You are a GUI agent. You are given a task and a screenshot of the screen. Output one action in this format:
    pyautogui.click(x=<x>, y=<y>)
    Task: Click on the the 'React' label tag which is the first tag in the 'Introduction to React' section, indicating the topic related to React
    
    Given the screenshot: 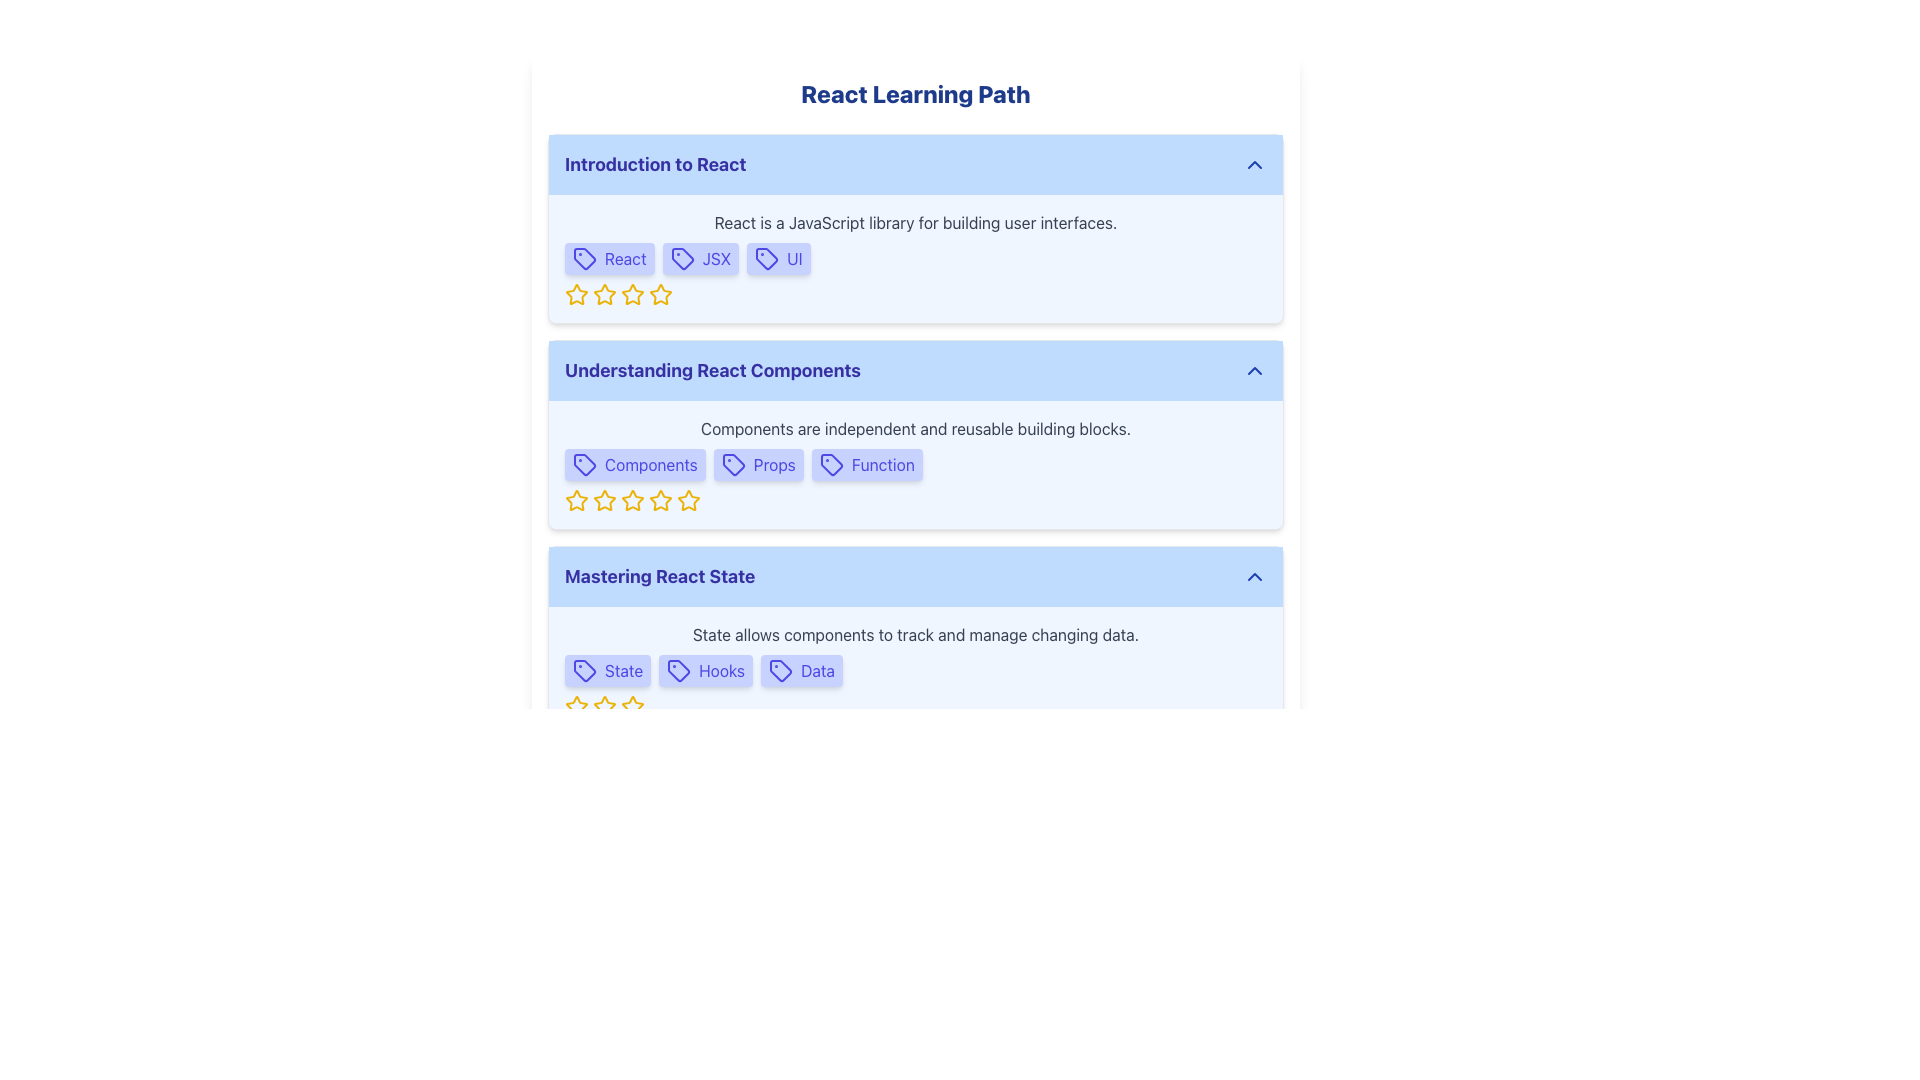 What is the action you would take?
    pyautogui.click(x=608, y=257)
    